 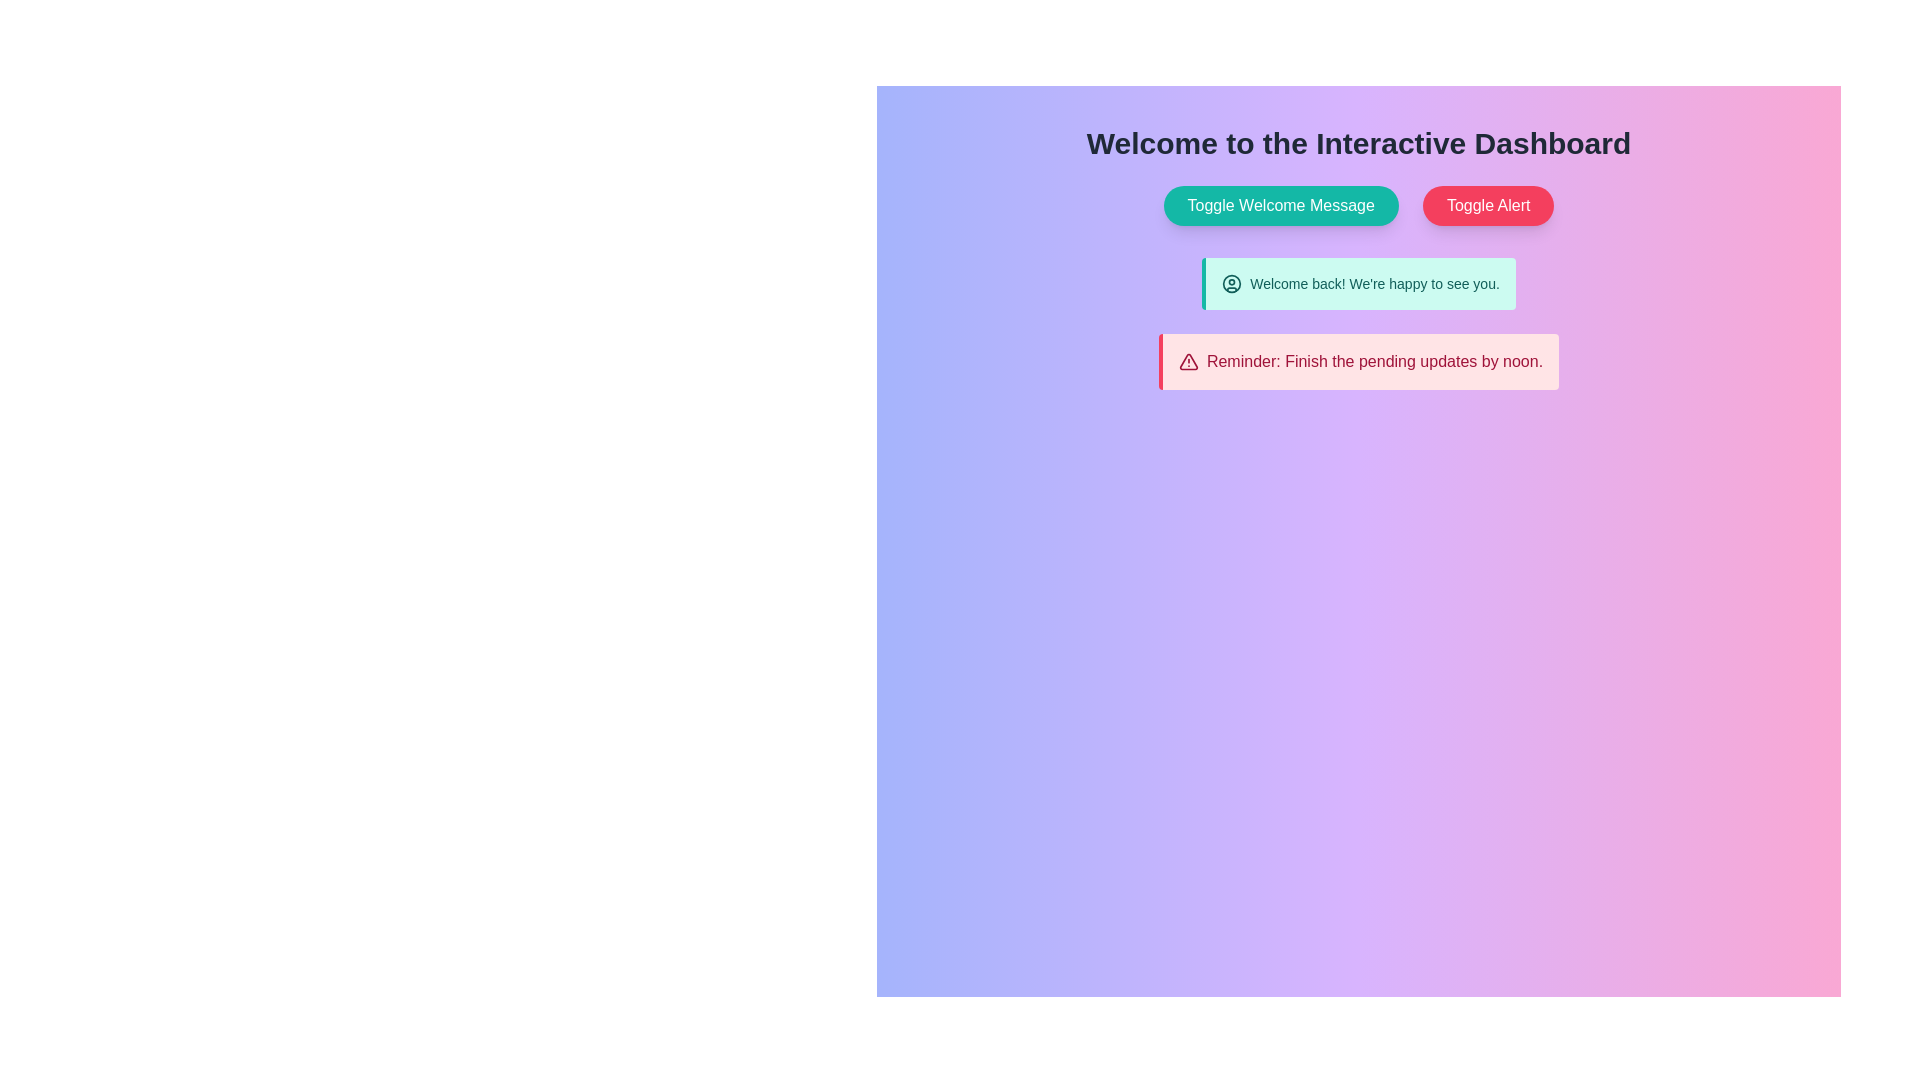 I want to click on the circular user icon that represents a user profile, positioned to the left of the 'Welcome back! We're happy, so click(x=1231, y=284).